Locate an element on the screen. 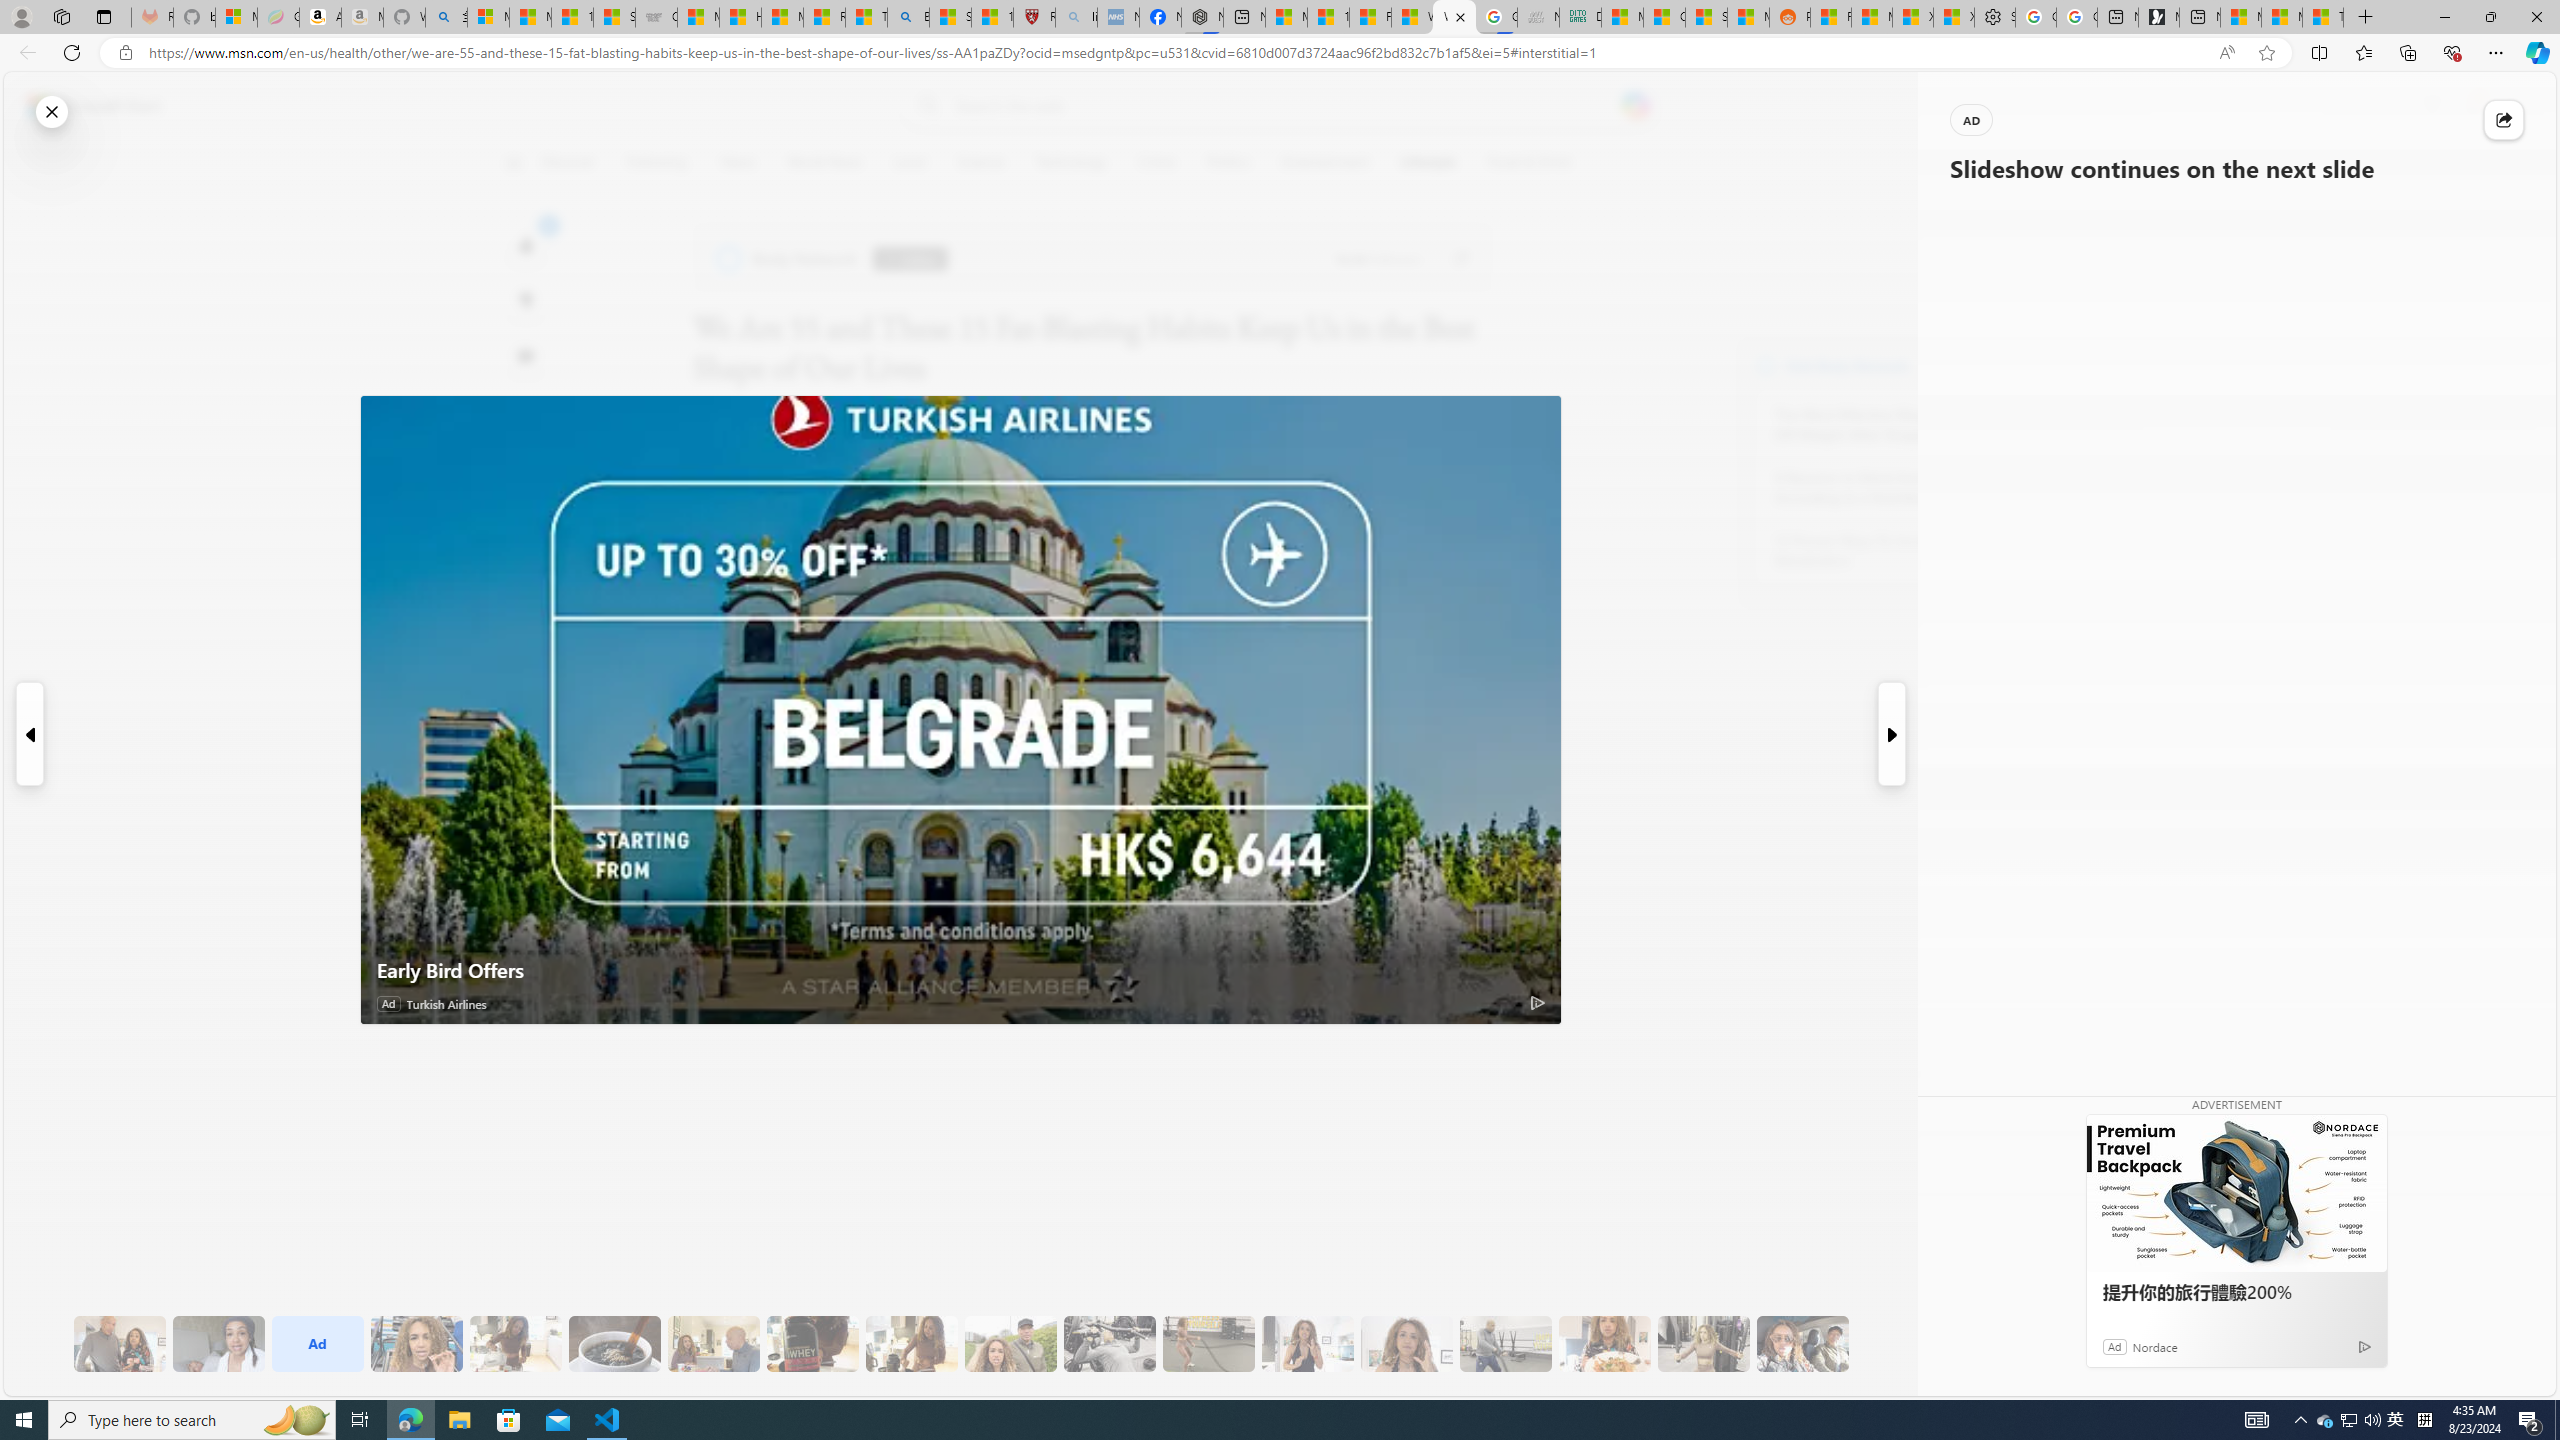 The image size is (2560, 1440). '14 They Have Salmon and Veggies for Dinner' is located at coordinates (1605, 1344).